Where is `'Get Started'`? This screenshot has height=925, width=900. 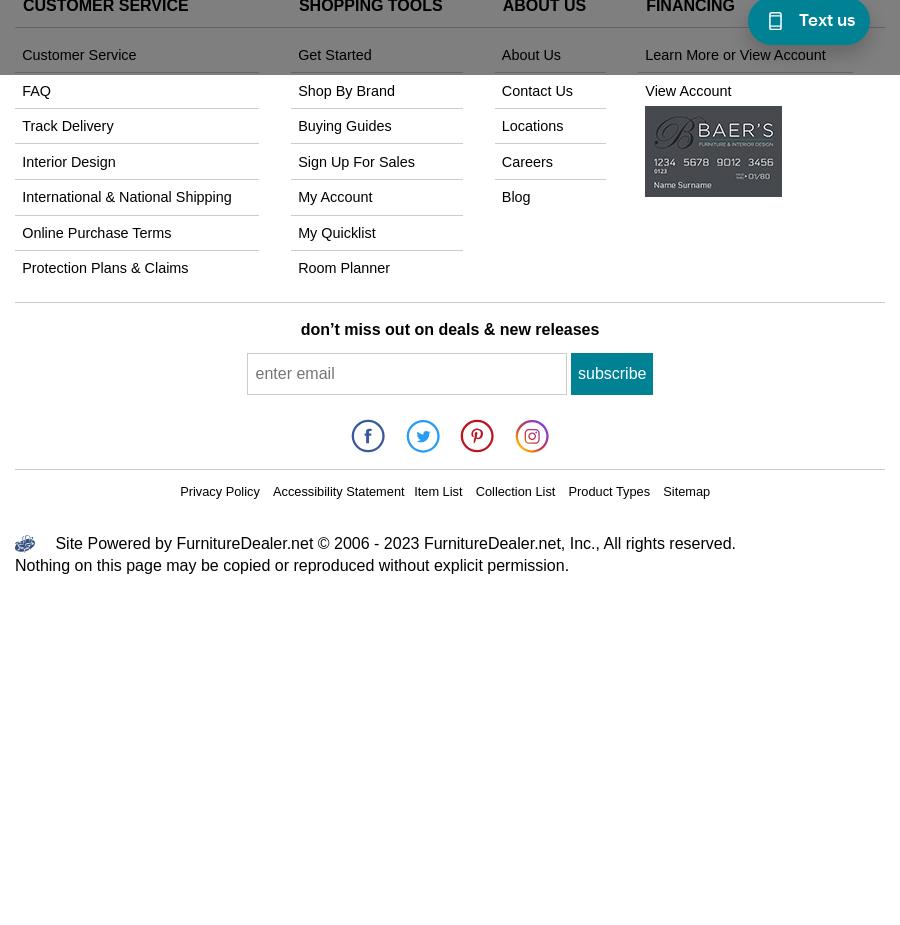 'Get Started' is located at coordinates (296, 54).